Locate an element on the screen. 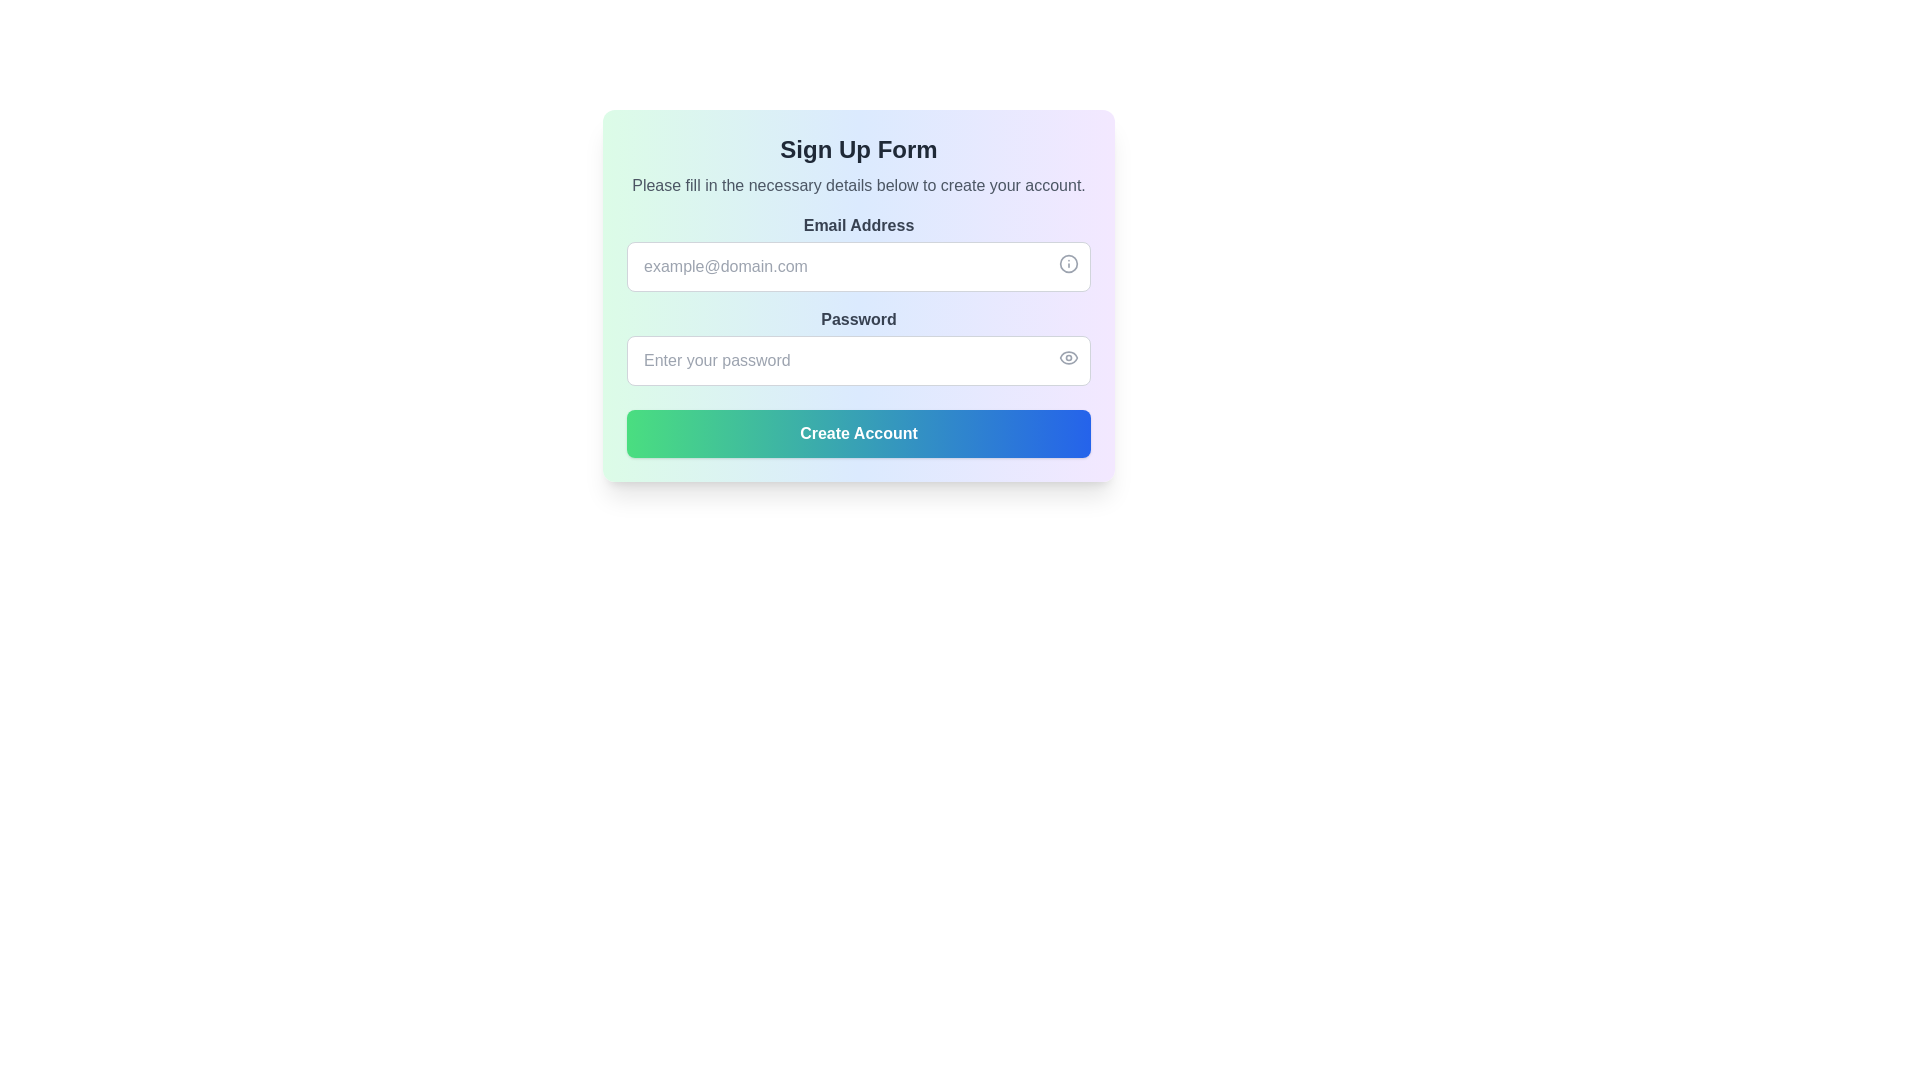 The height and width of the screenshot is (1080, 1920). the button located in the top-right corner of the password input field labeled 'Password' is located at coordinates (1068, 357).